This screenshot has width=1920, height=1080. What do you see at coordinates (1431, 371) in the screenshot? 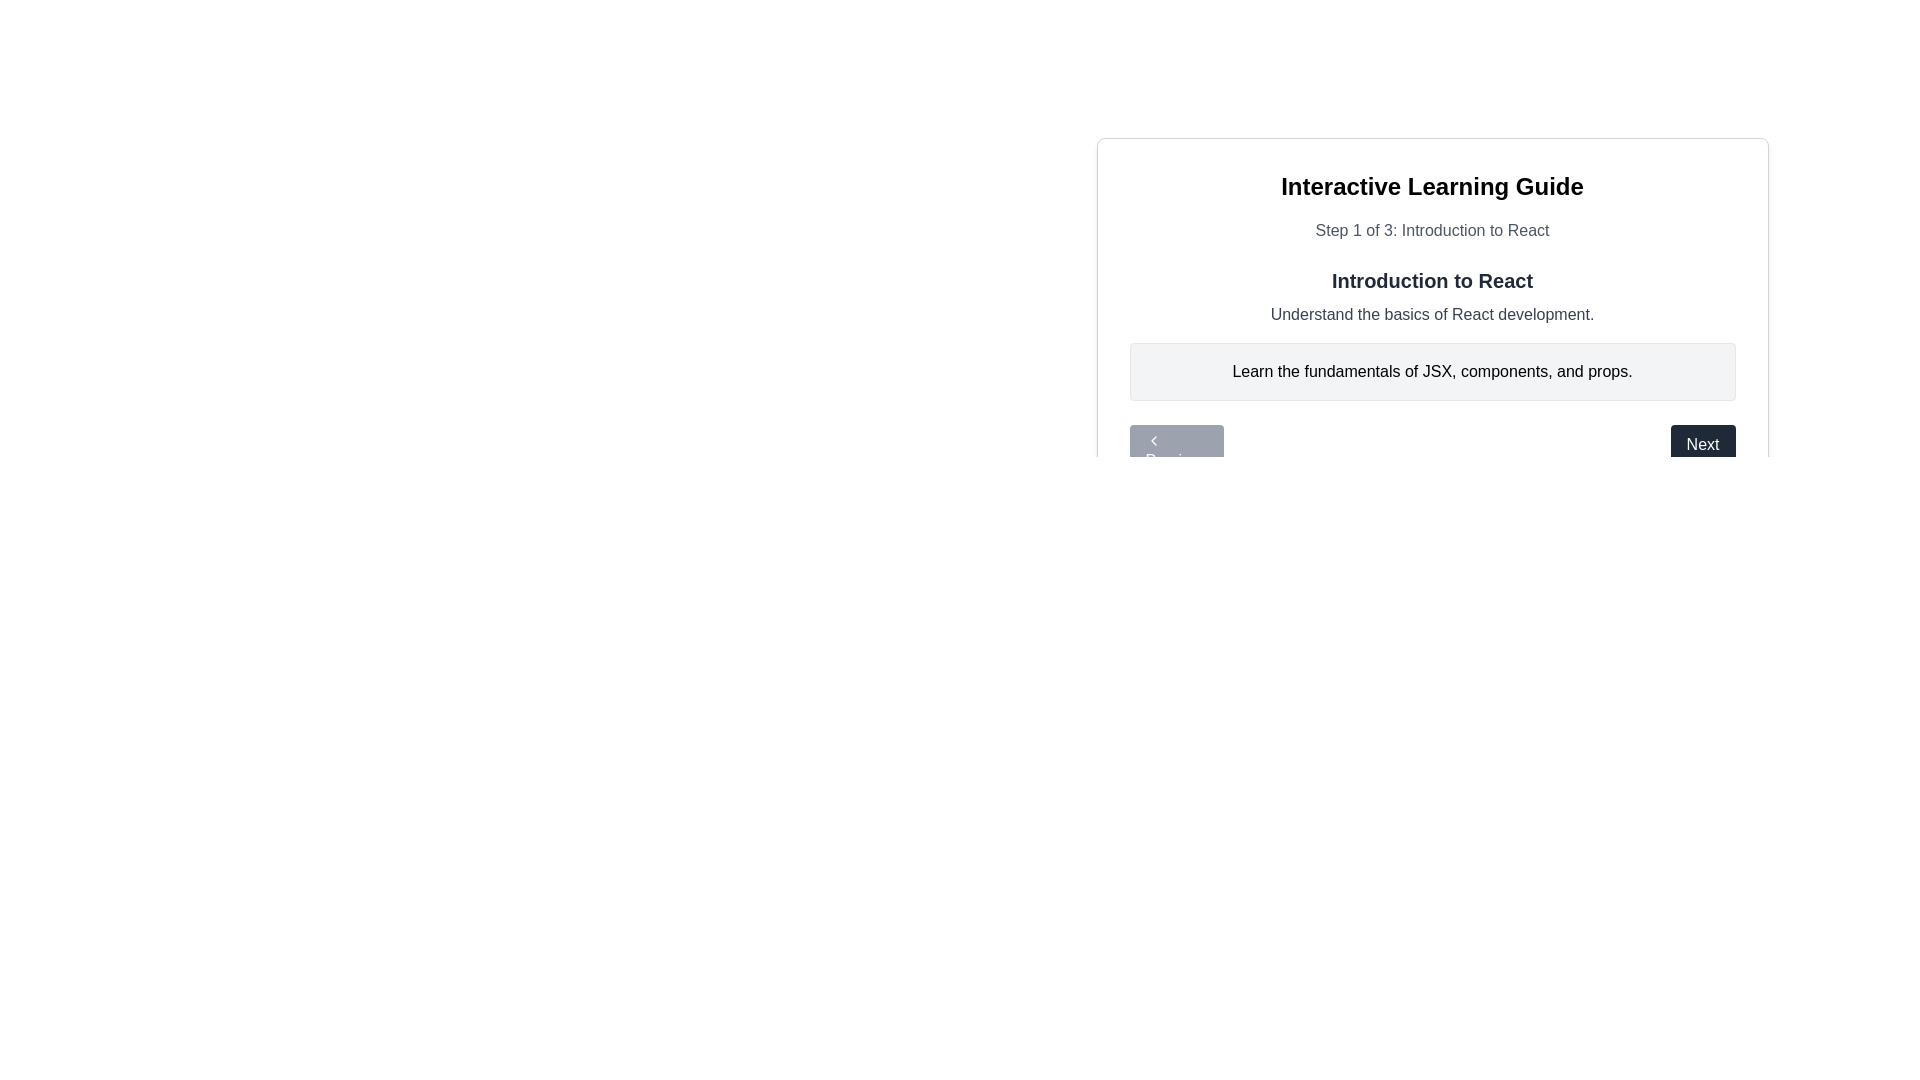
I see `the text block with a light gray background that contains the text 'Learn the fundamentals of JSX, components, and props.' located in the bottom section of the 'Introduction to React' block` at bounding box center [1431, 371].